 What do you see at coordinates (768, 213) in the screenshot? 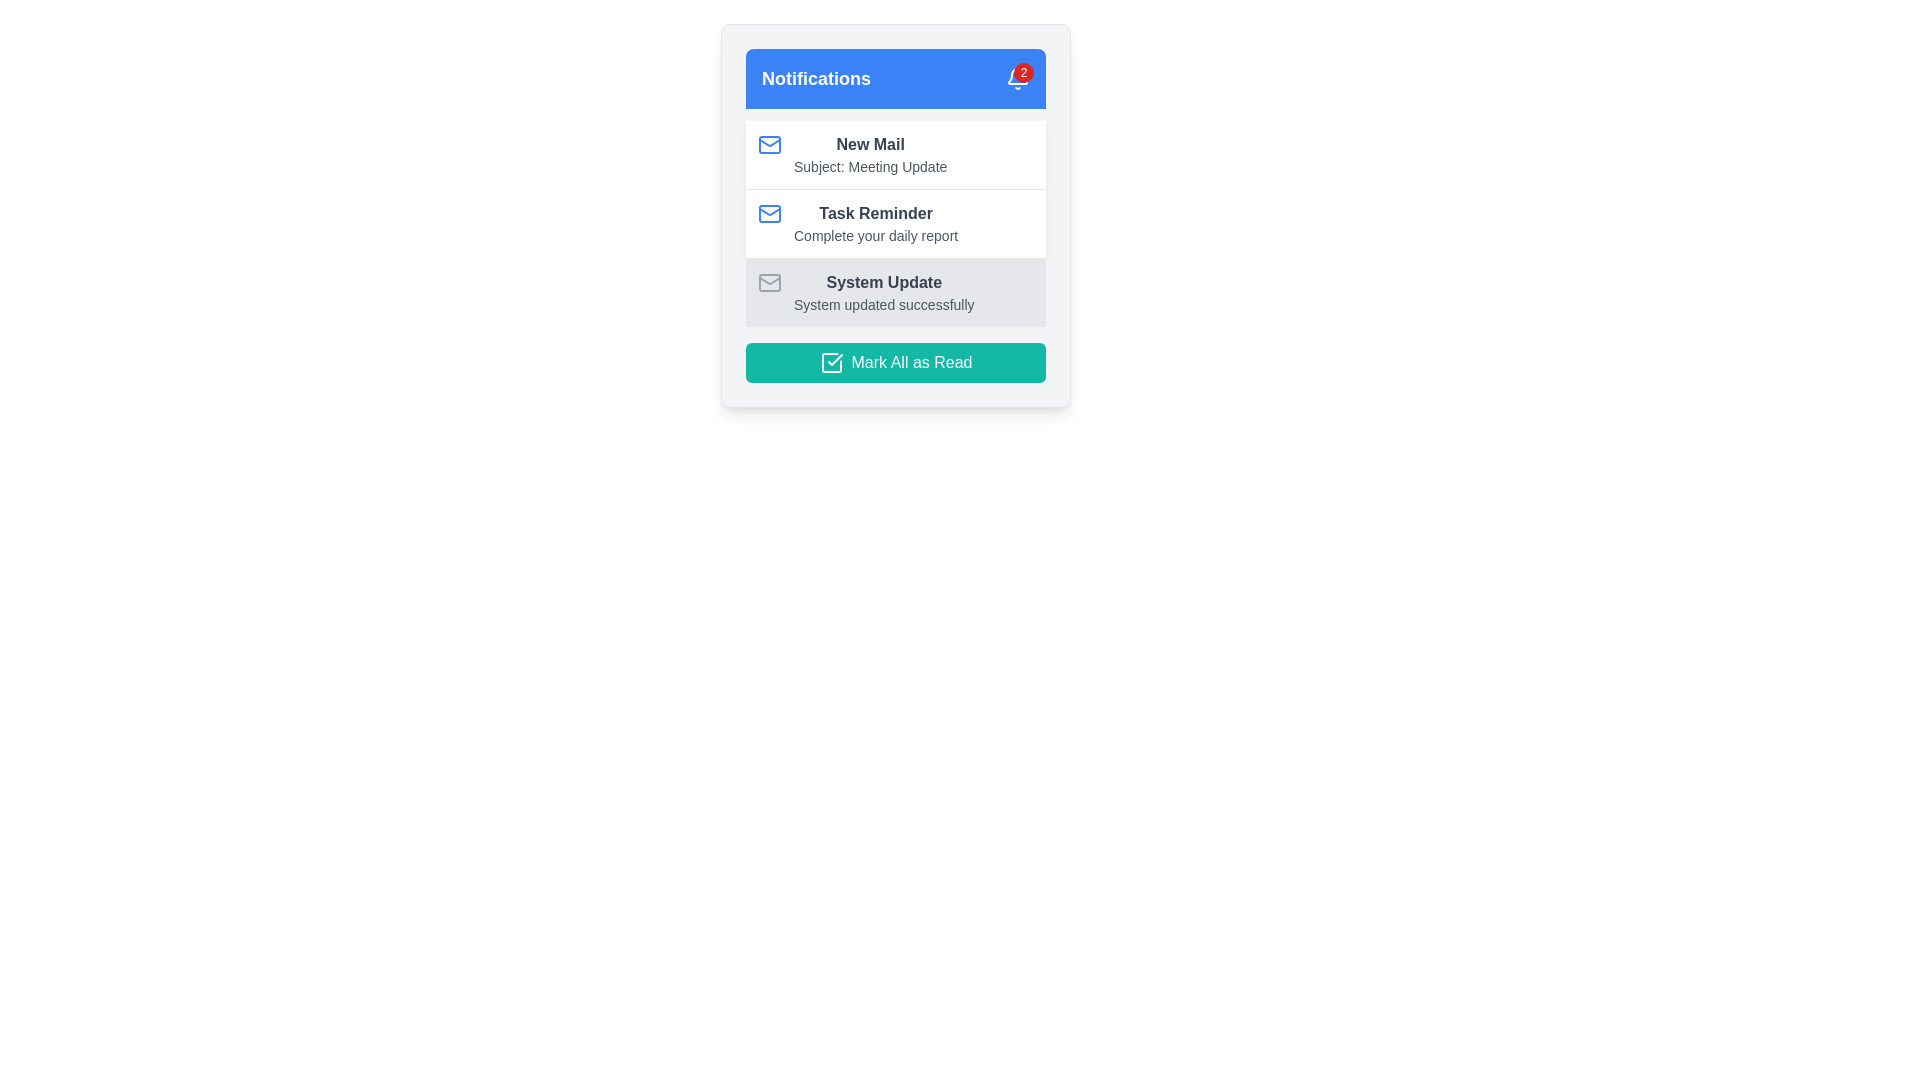
I see `mail envelope icon located to the left of the 'Task Reminder' text in the notification list` at bounding box center [768, 213].